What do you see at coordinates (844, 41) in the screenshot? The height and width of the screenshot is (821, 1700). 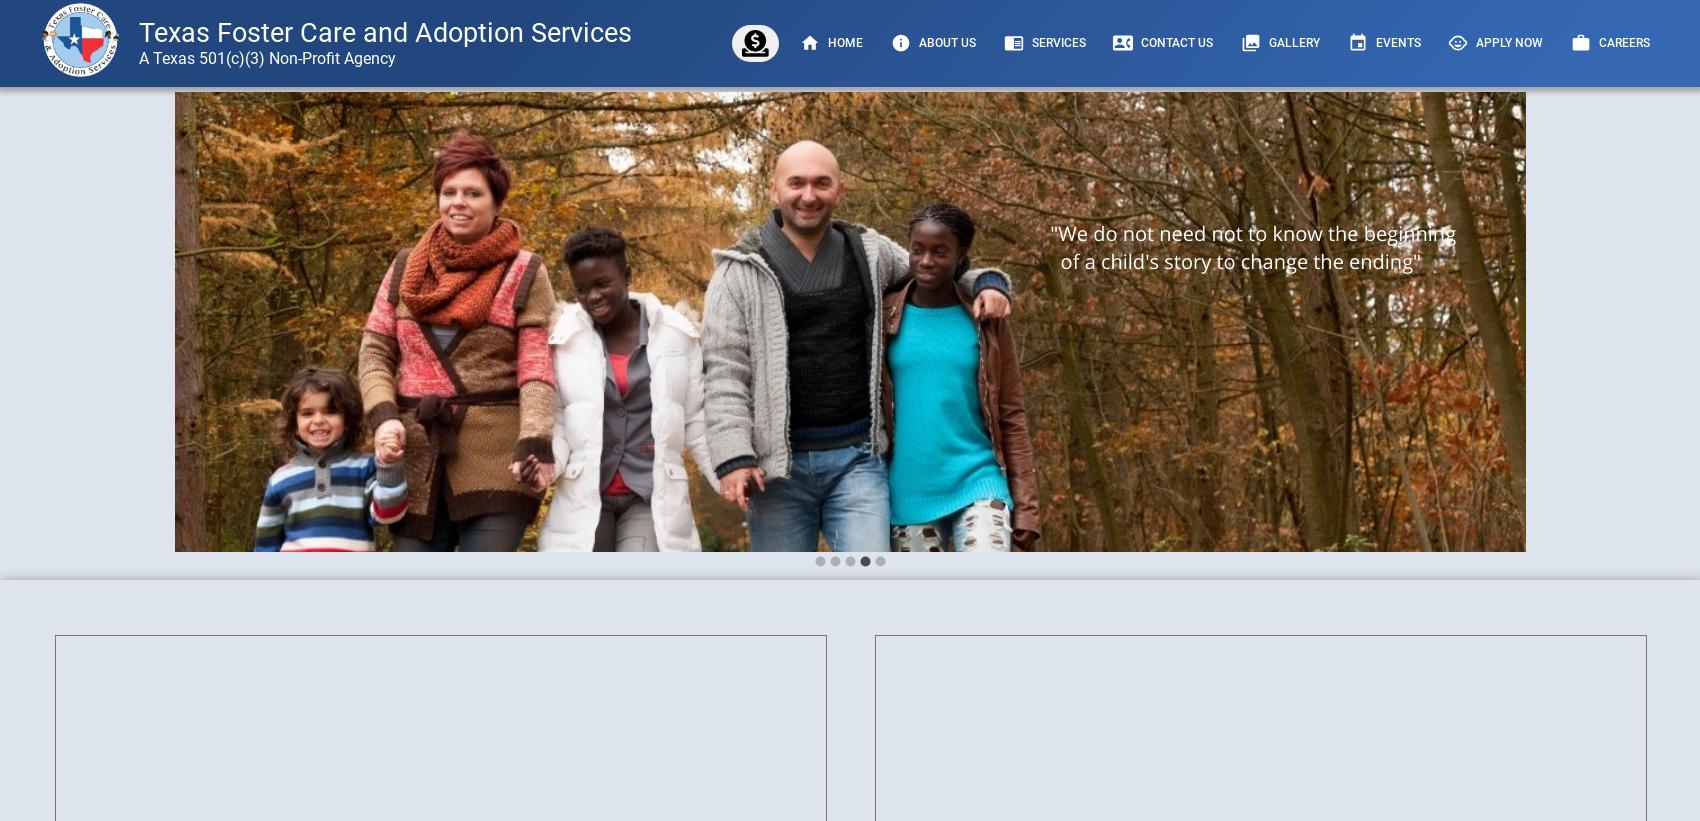 I see `'Home'` at bounding box center [844, 41].